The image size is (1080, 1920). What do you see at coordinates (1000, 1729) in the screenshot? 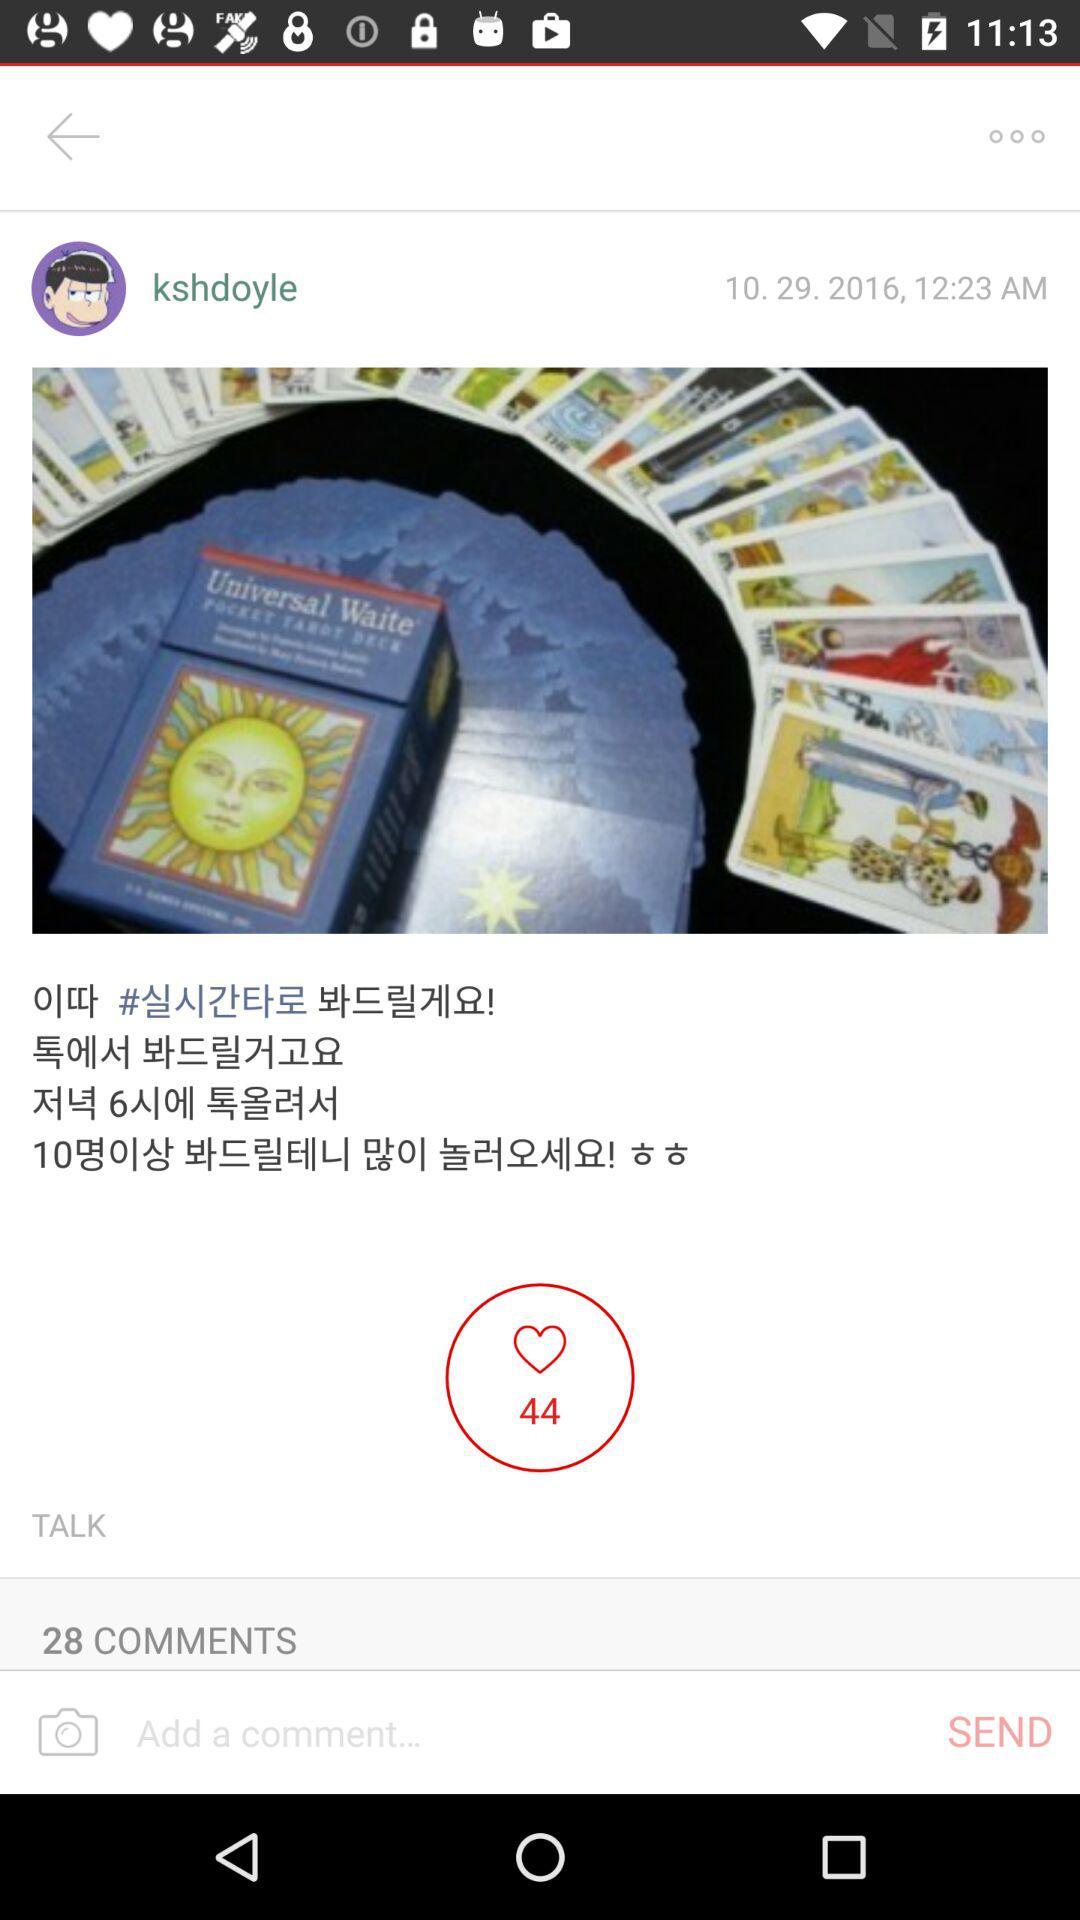
I see `item below the 28 comments` at bounding box center [1000, 1729].